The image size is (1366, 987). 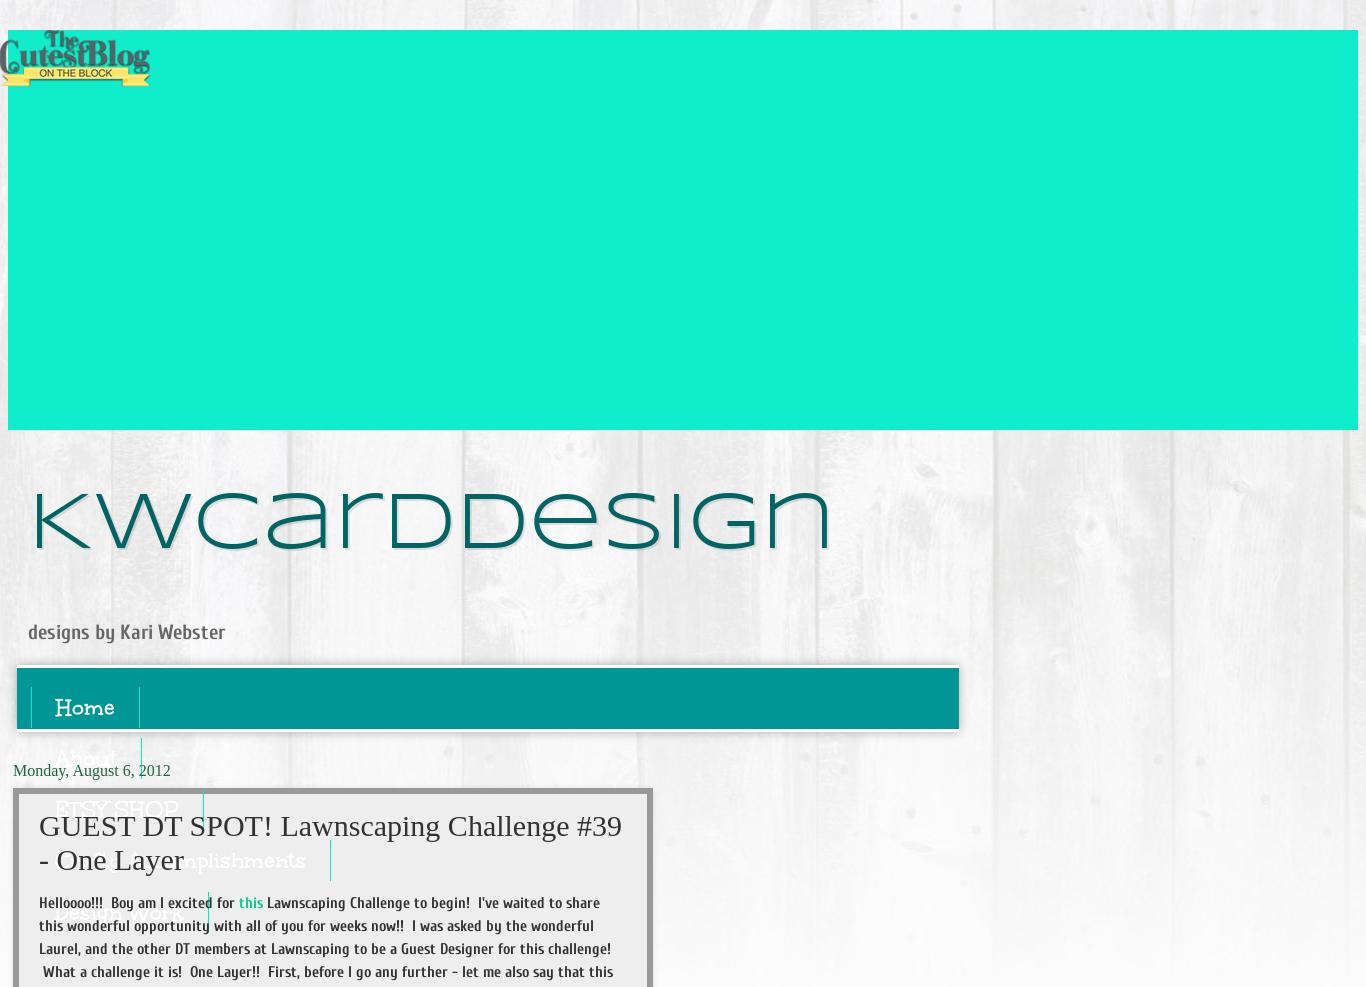 I want to click on 'Crafty Accomplishments', so click(x=179, y=859).